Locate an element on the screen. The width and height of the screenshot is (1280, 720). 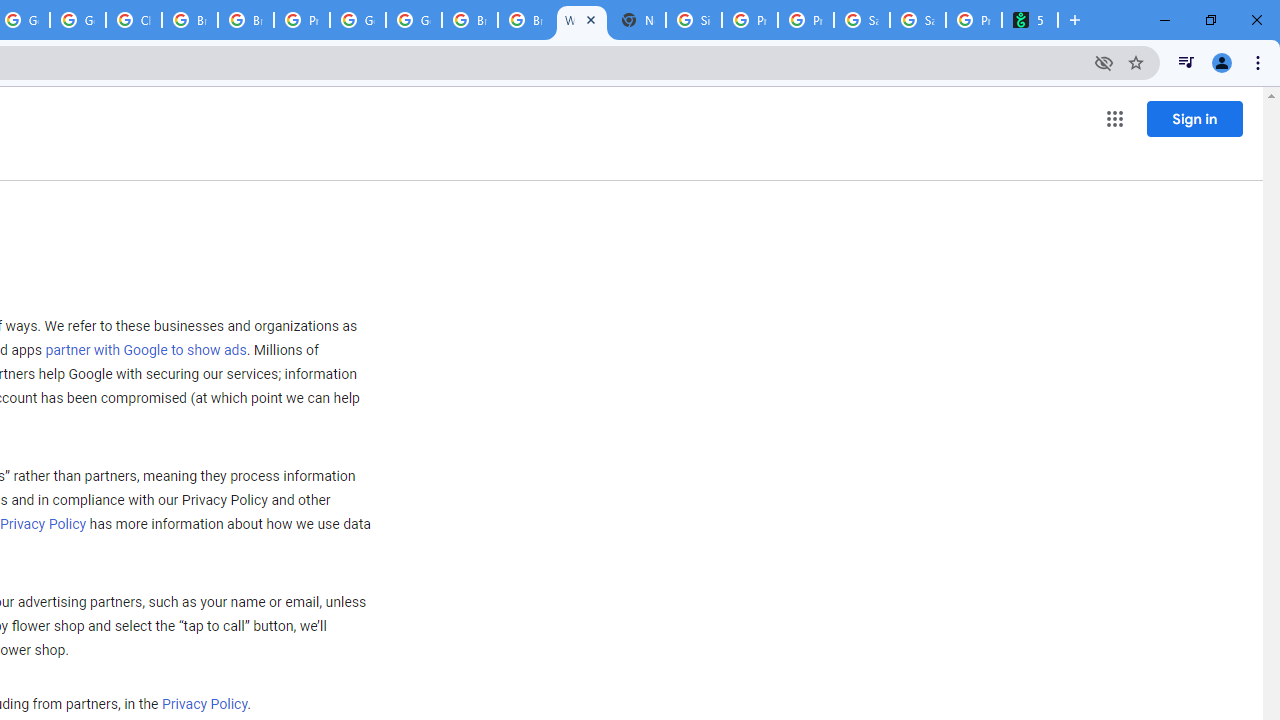
'Third-party cookies blocked' is located at coordinates (1103, 61).